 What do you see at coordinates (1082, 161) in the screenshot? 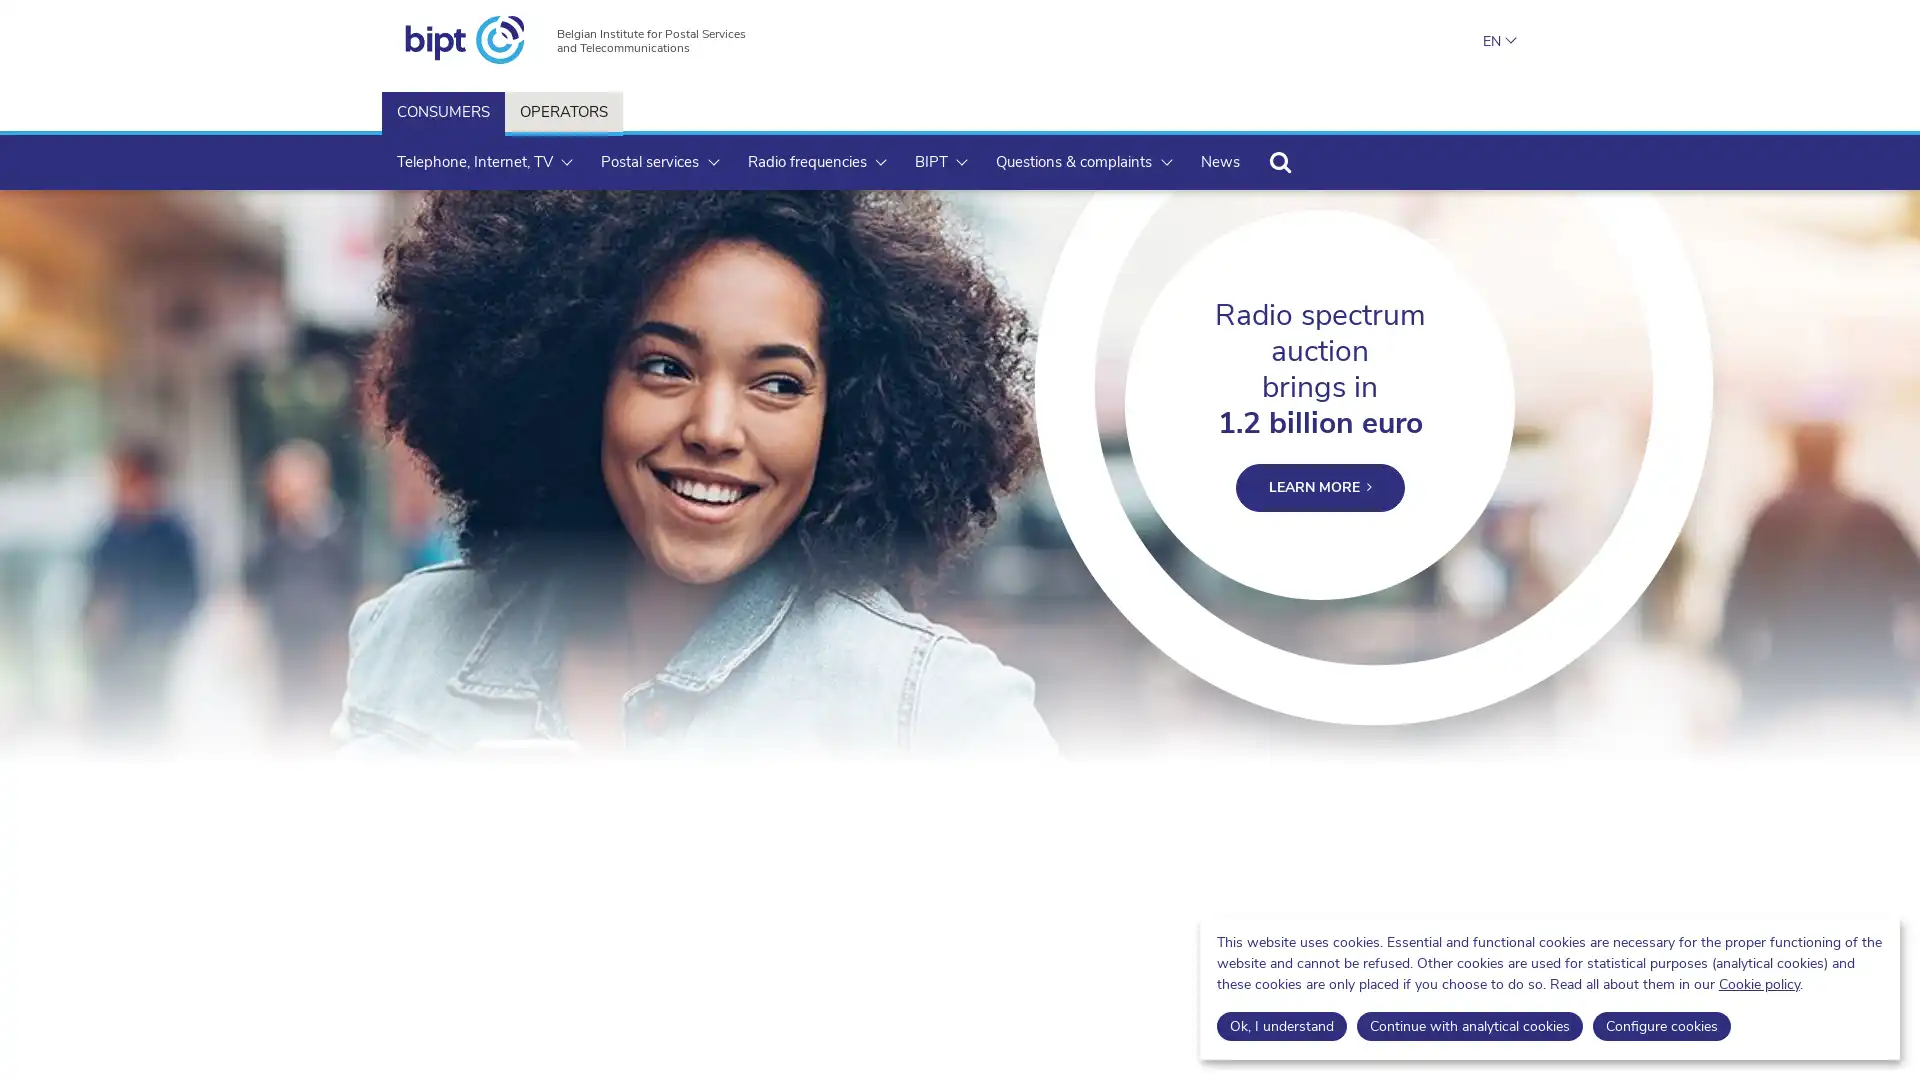
I see `Questions & complaints` at bounding box center [1082, 161].